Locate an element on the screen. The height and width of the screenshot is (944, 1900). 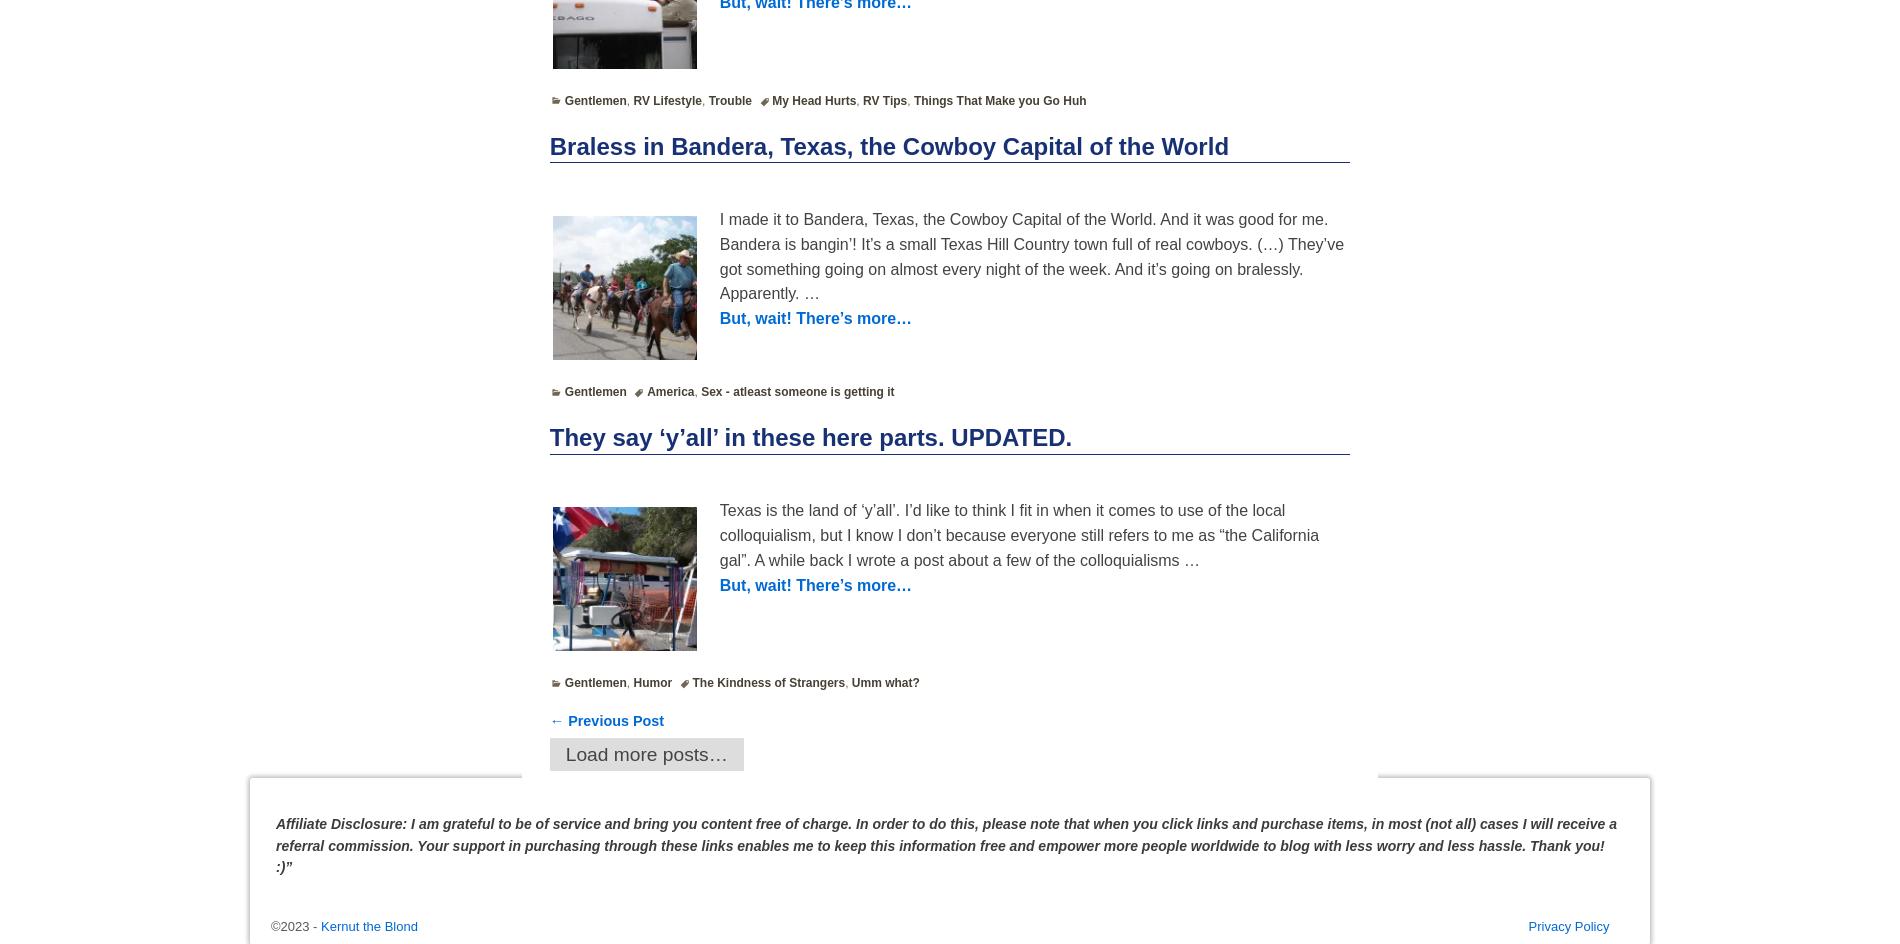
'©2023 -' is located at coordinates (295, 925).